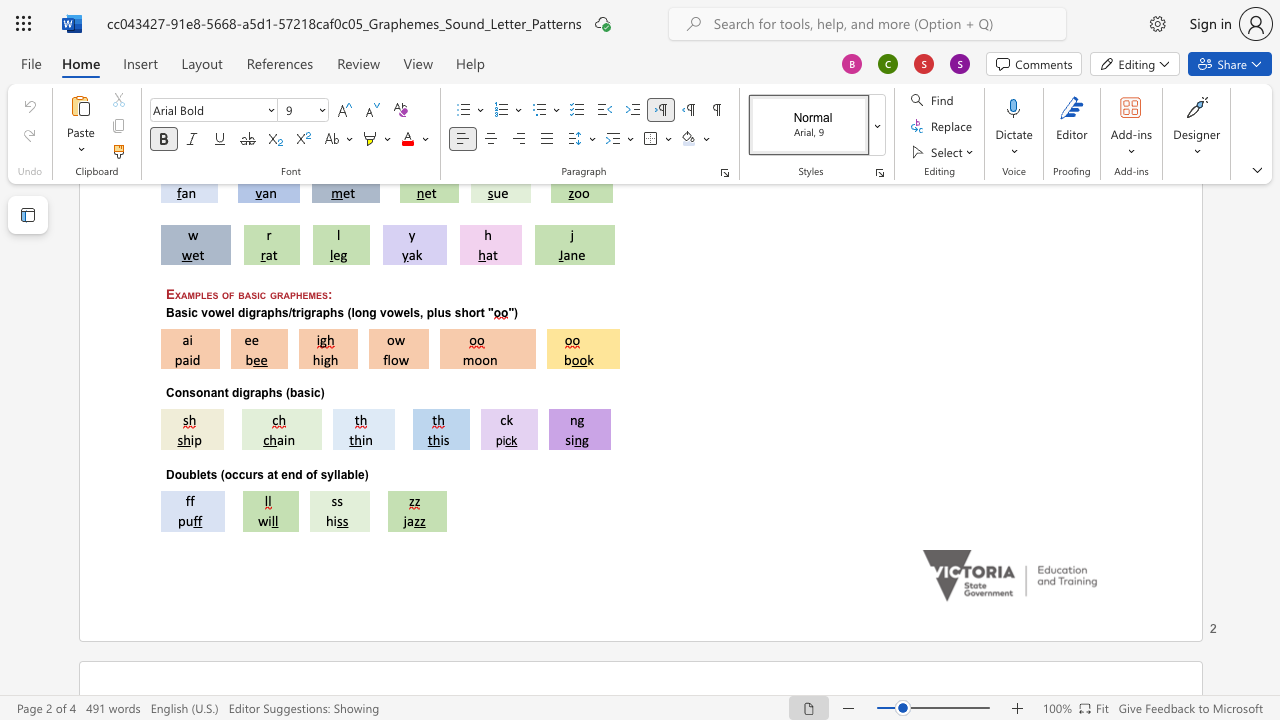 The height and width of the screenshot is (720, 1280). Describe the element at coordinates (272, 474) in the screenshot. I see `the space between the continuous character "a" and "t" in the text` at that location.